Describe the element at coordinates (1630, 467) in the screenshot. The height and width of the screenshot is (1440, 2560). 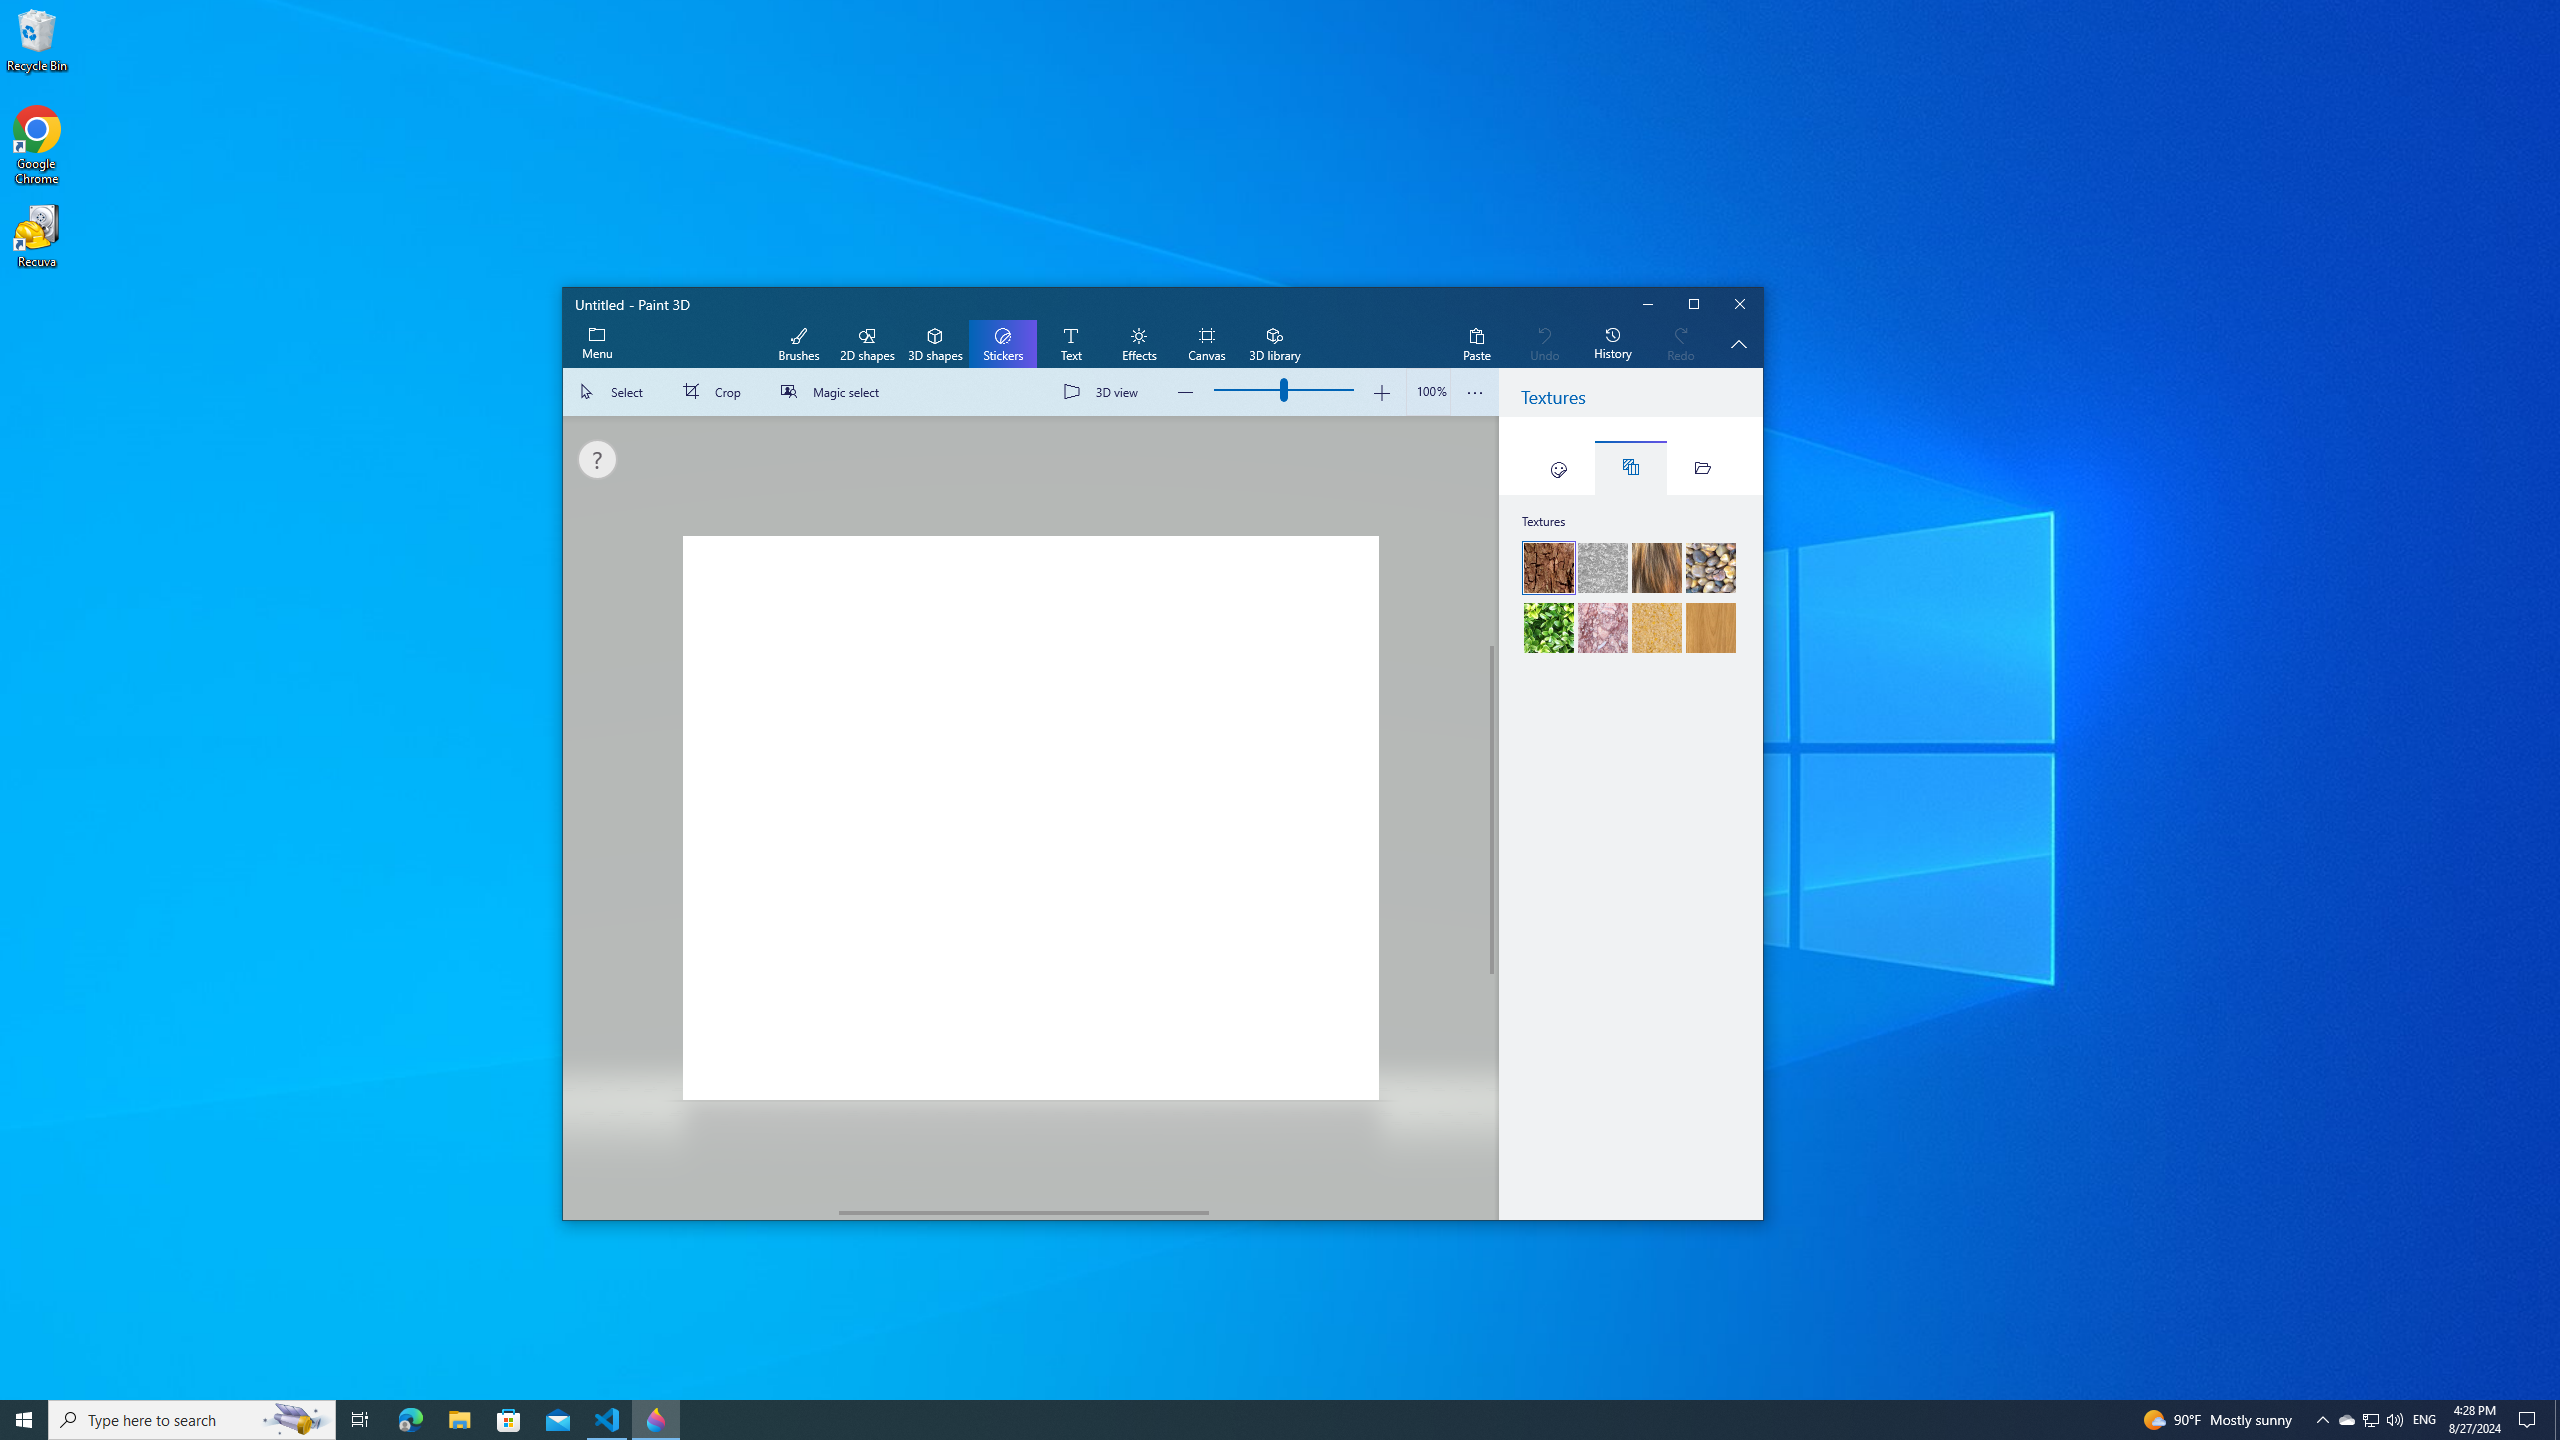
I see `'Textures'` at that location.